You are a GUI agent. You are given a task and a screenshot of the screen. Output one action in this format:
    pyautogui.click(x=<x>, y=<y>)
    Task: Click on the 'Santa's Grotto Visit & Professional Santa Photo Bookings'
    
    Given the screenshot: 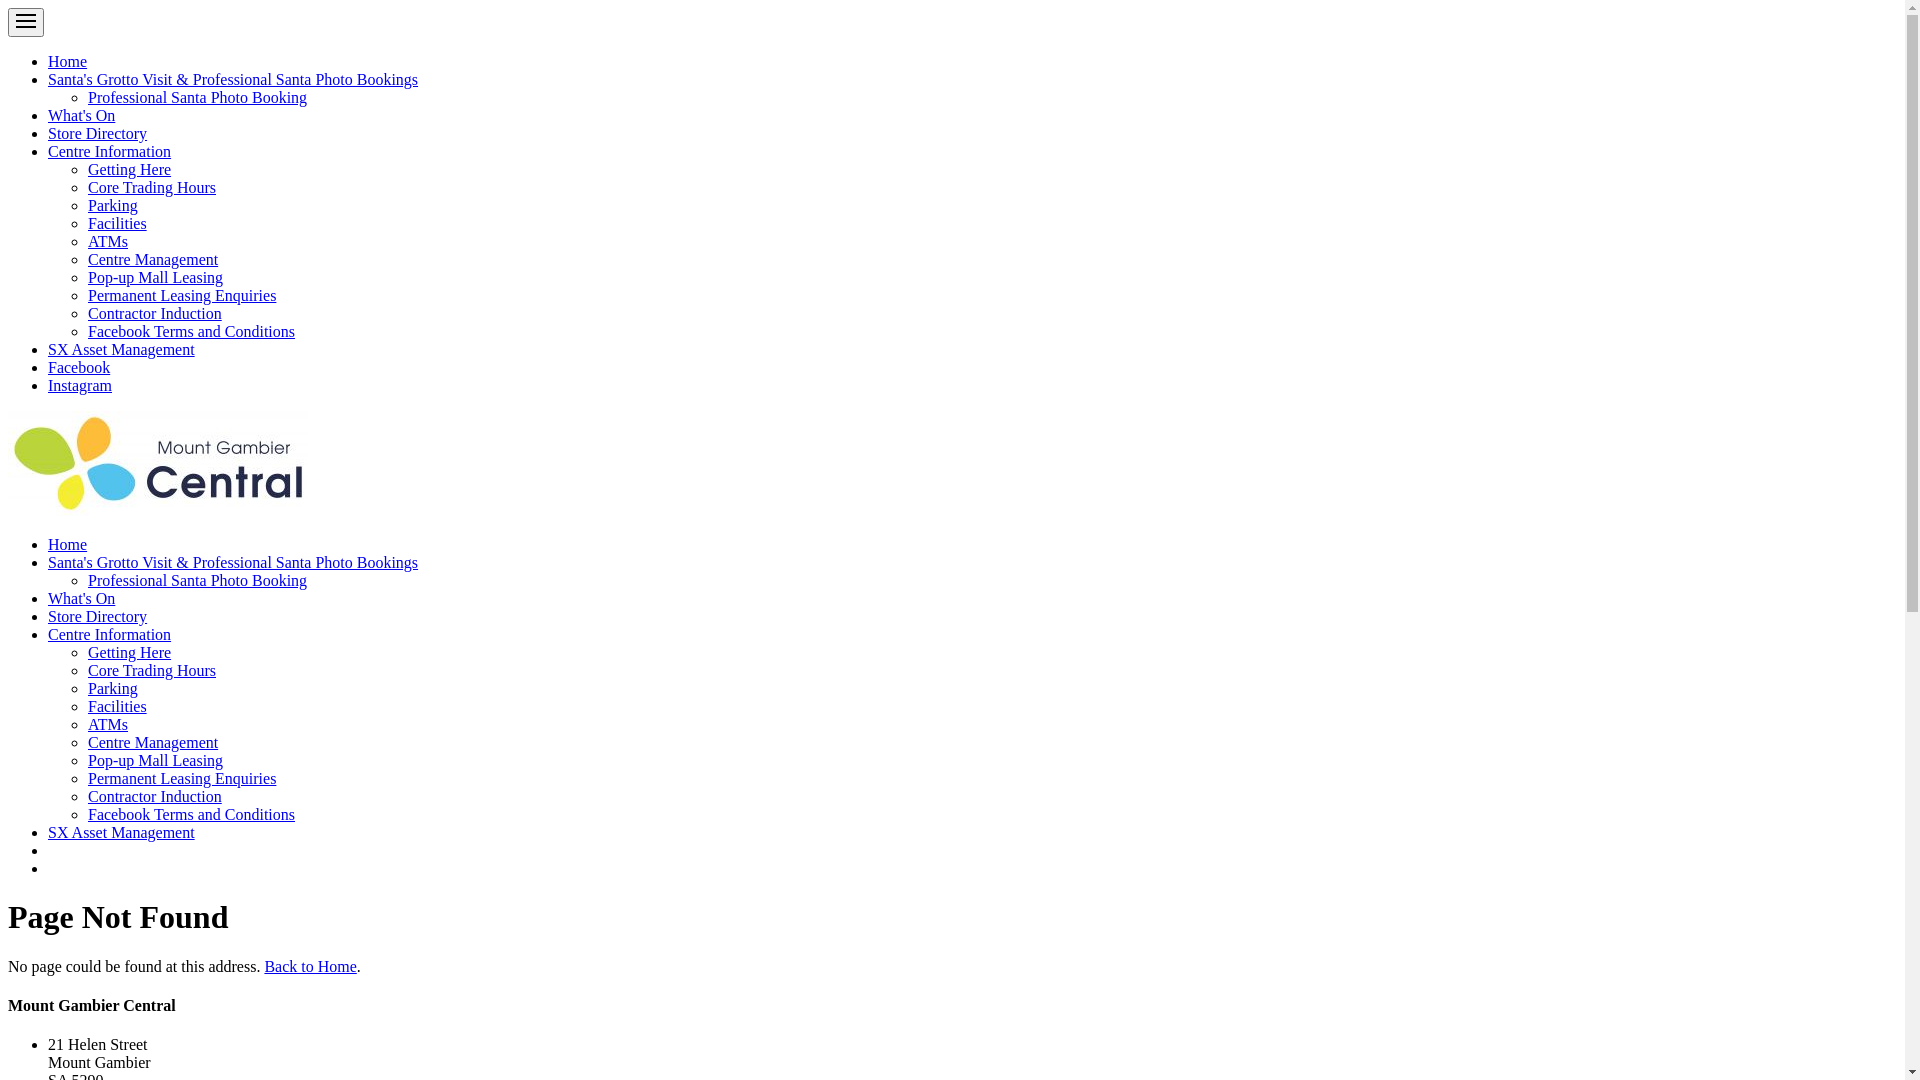 What is the action you would take?
    pyautogui.click(x=233, y=562)
    